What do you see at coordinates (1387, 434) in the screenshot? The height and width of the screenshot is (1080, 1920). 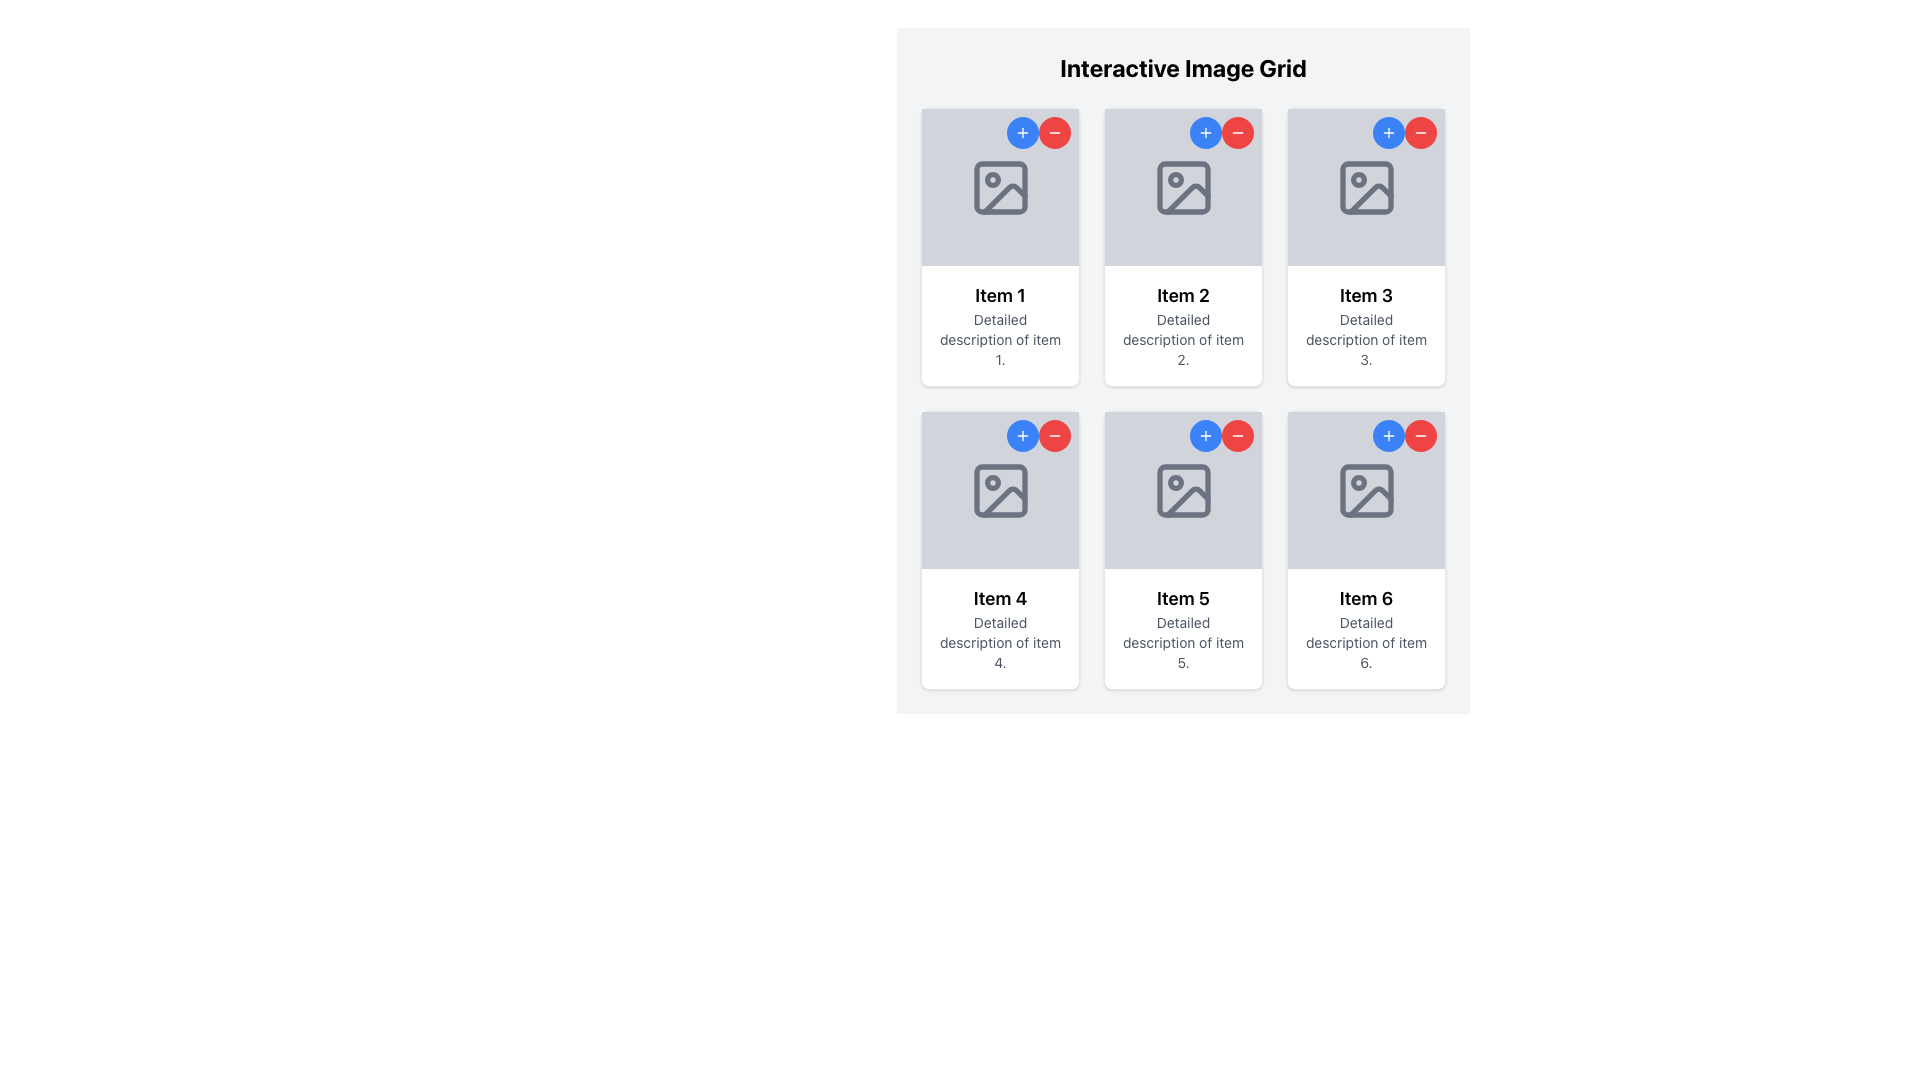 I see `the action button located in the top-left corner of the sixth item tile` at bounding box center [1387, 434].